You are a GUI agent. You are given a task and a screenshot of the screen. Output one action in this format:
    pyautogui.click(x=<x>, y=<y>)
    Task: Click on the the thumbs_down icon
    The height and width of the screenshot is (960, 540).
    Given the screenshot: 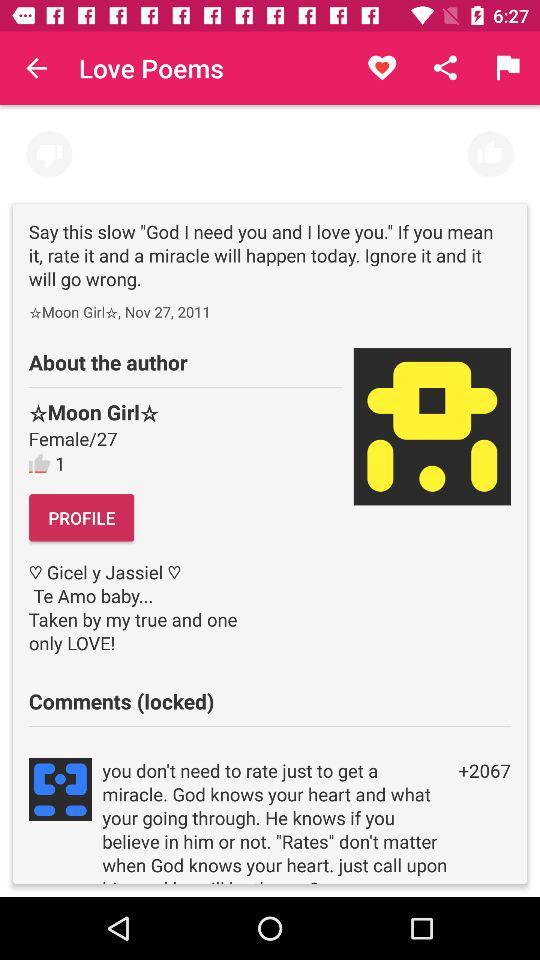 What is the action you would take?
    pyautogui.click(x=49, y=153)
    